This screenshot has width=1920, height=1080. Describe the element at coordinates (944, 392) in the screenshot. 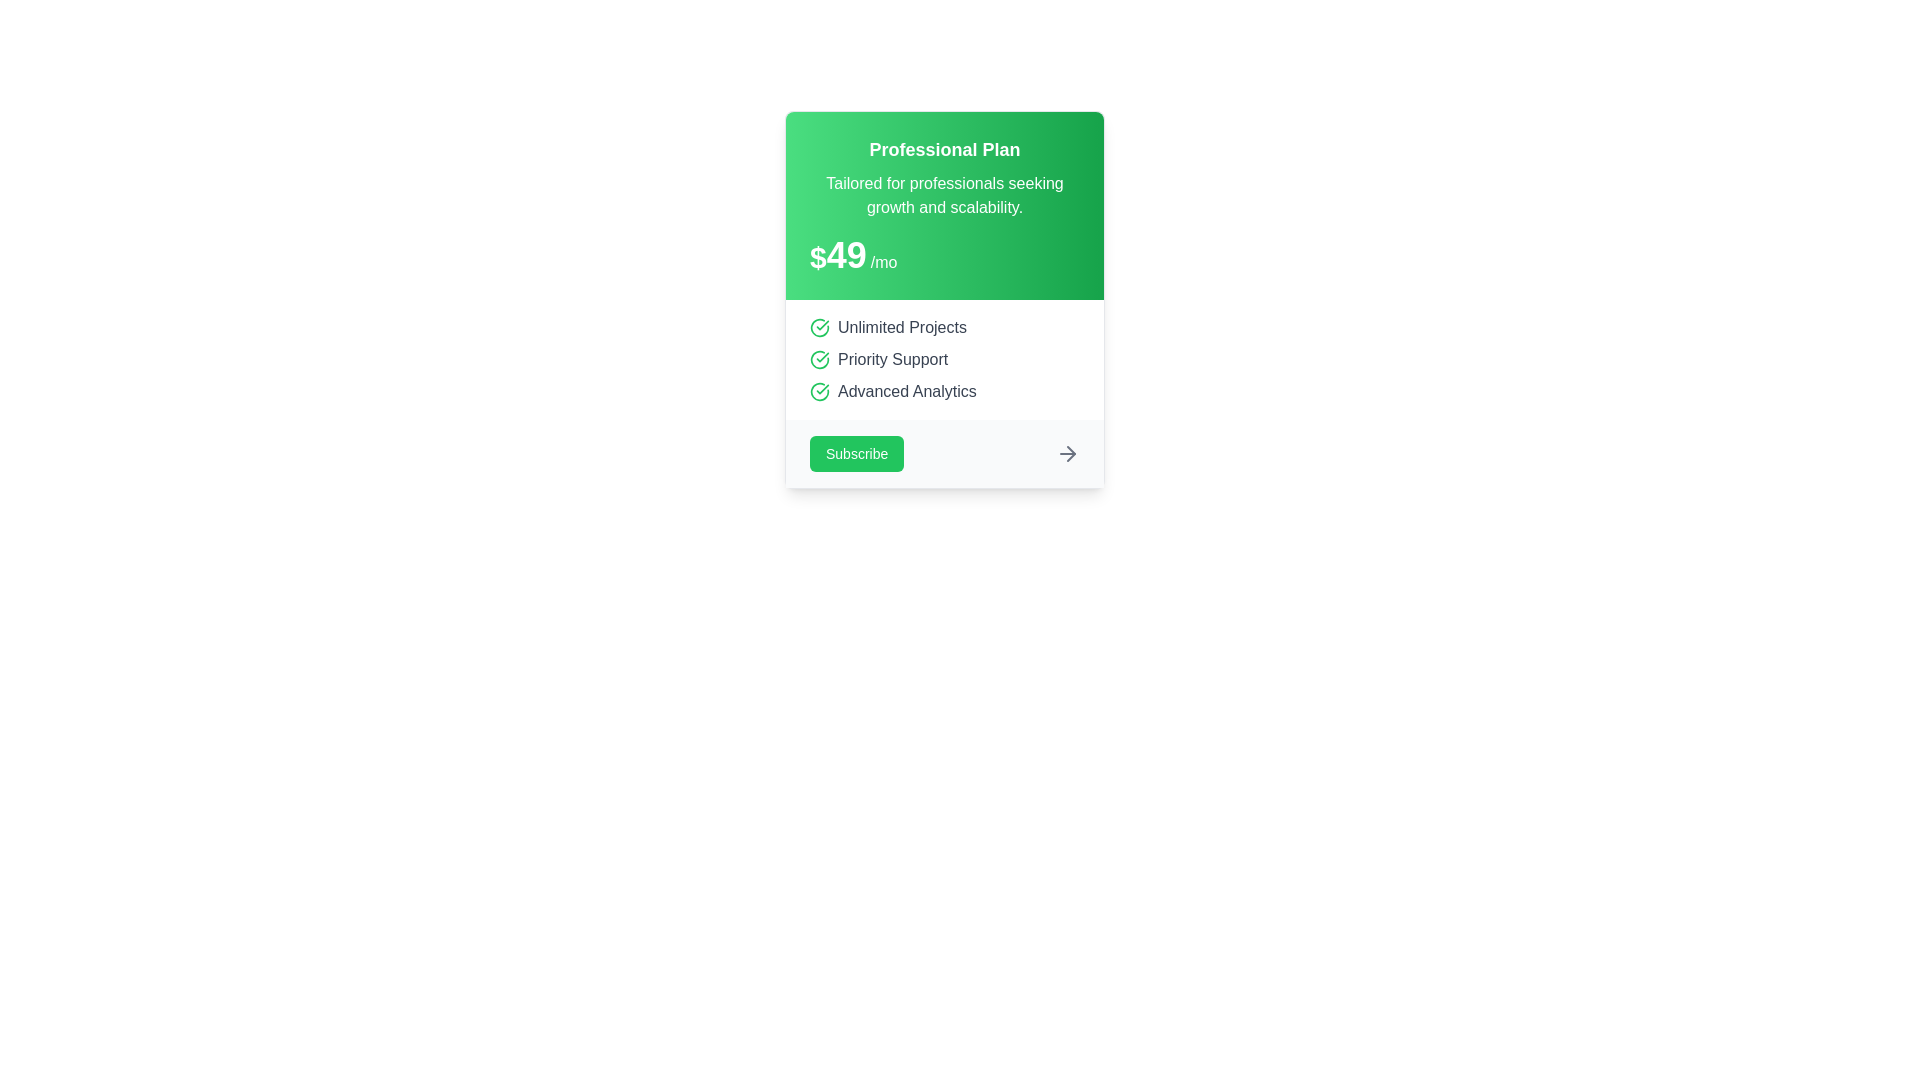

I see `the 'Advanced Analytics' text label with a green checkmark icon` at that location.